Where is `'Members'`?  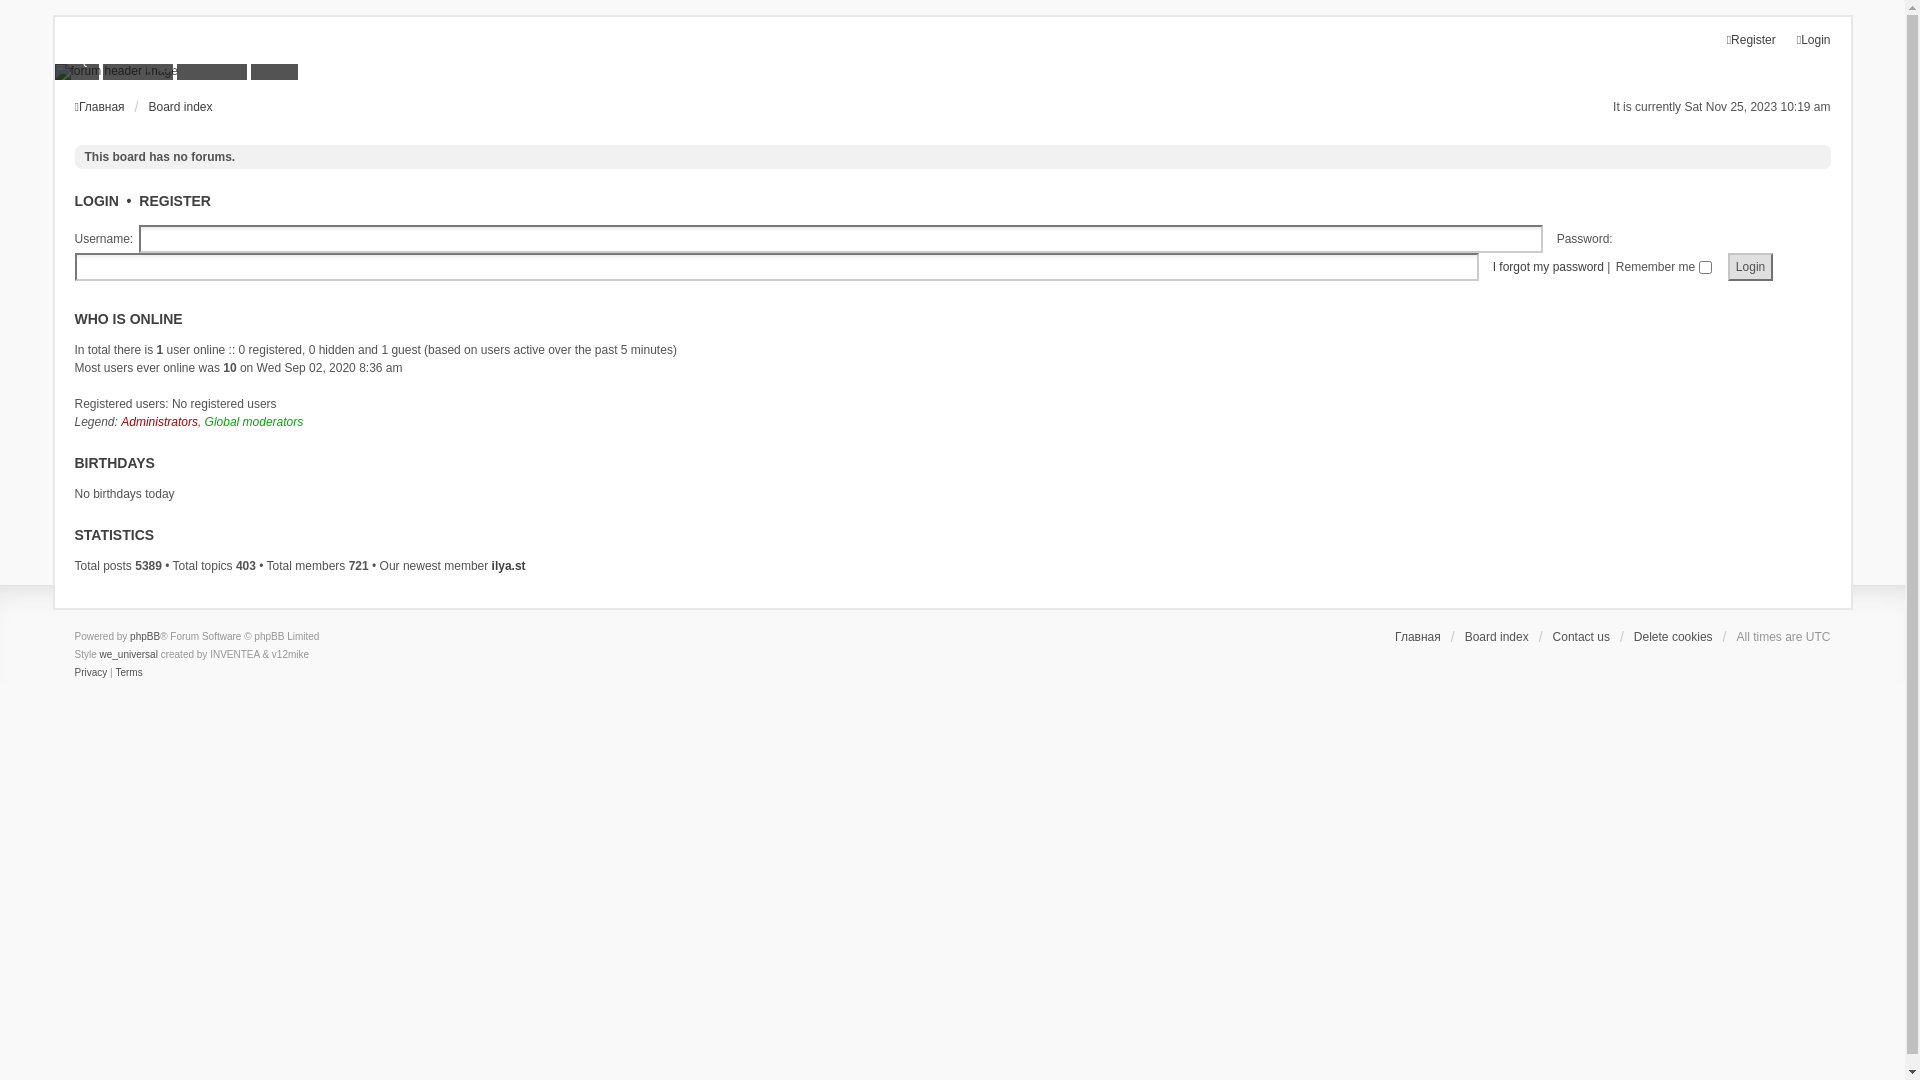
'Members' is located at coordinates (137, 58).